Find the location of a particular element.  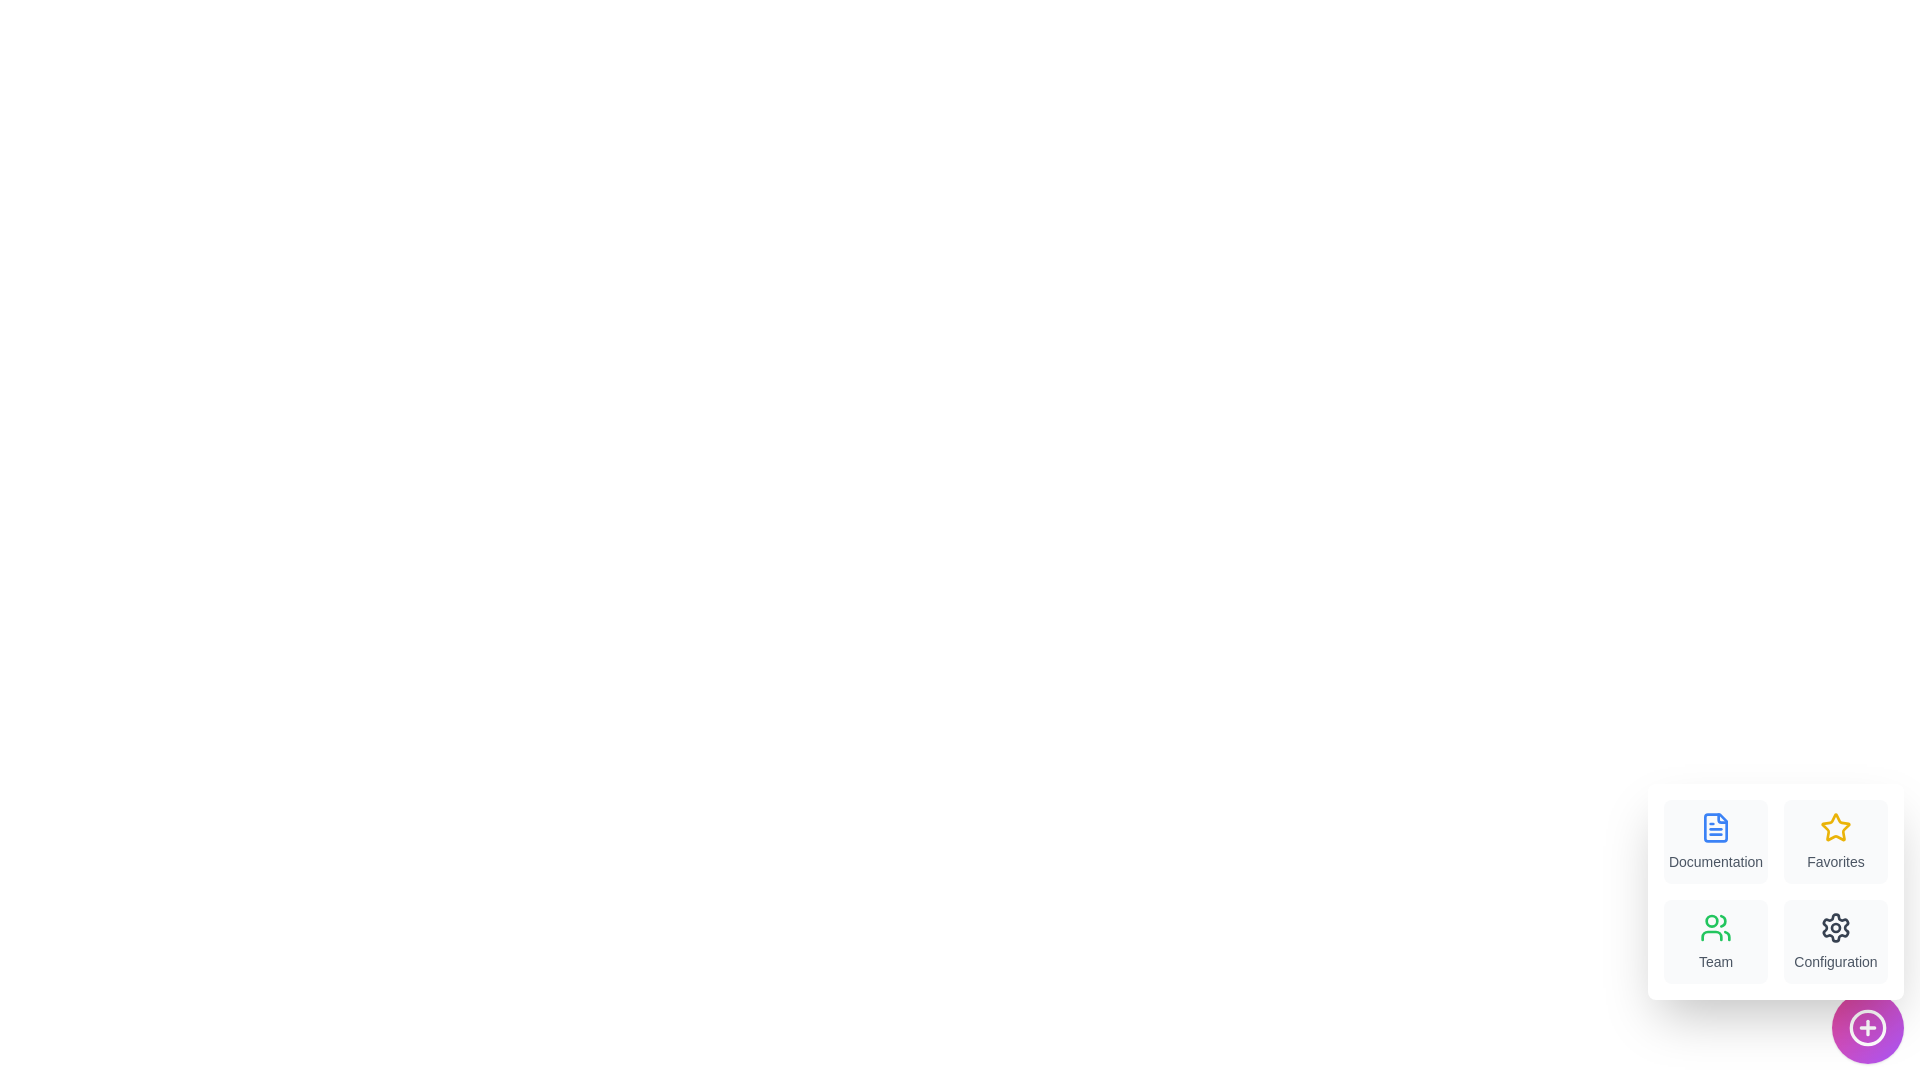

the menu item labeled Documentation to view its hover effect is located at coordinates (1715, 841).